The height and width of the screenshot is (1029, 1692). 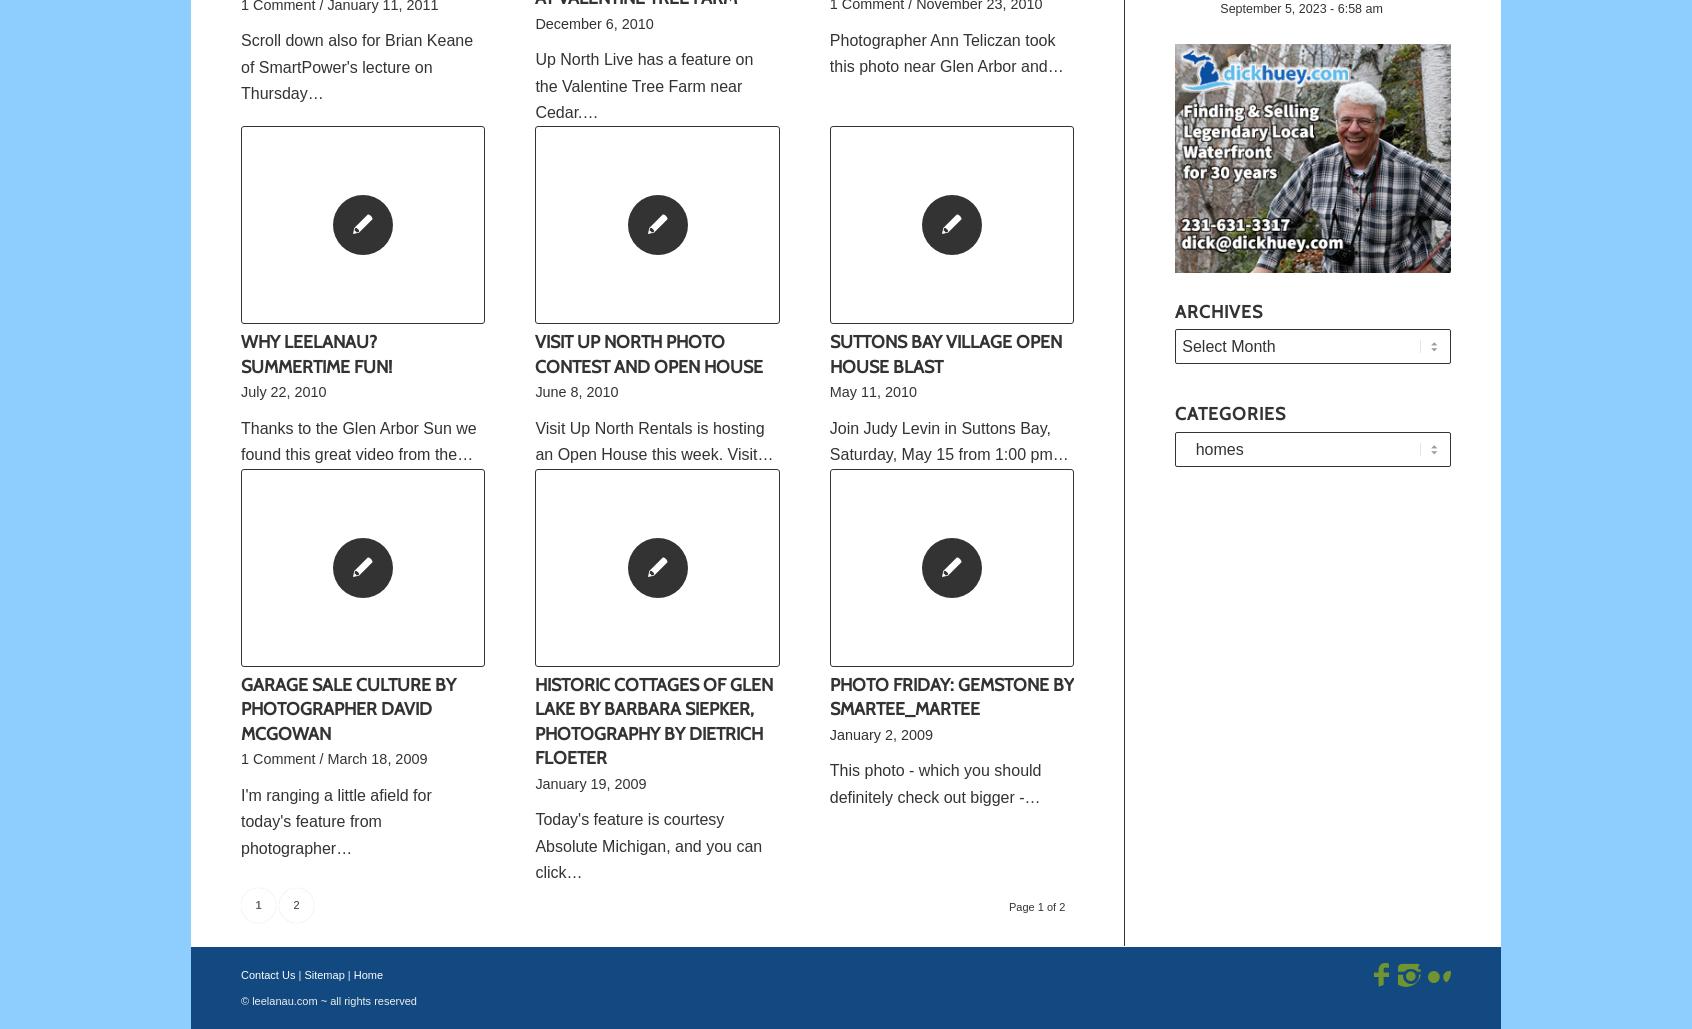 What do you see at coordinates (589, 783) in the screenshot?
I see `'January 19, 2009'` at bounding box center [589, 783].